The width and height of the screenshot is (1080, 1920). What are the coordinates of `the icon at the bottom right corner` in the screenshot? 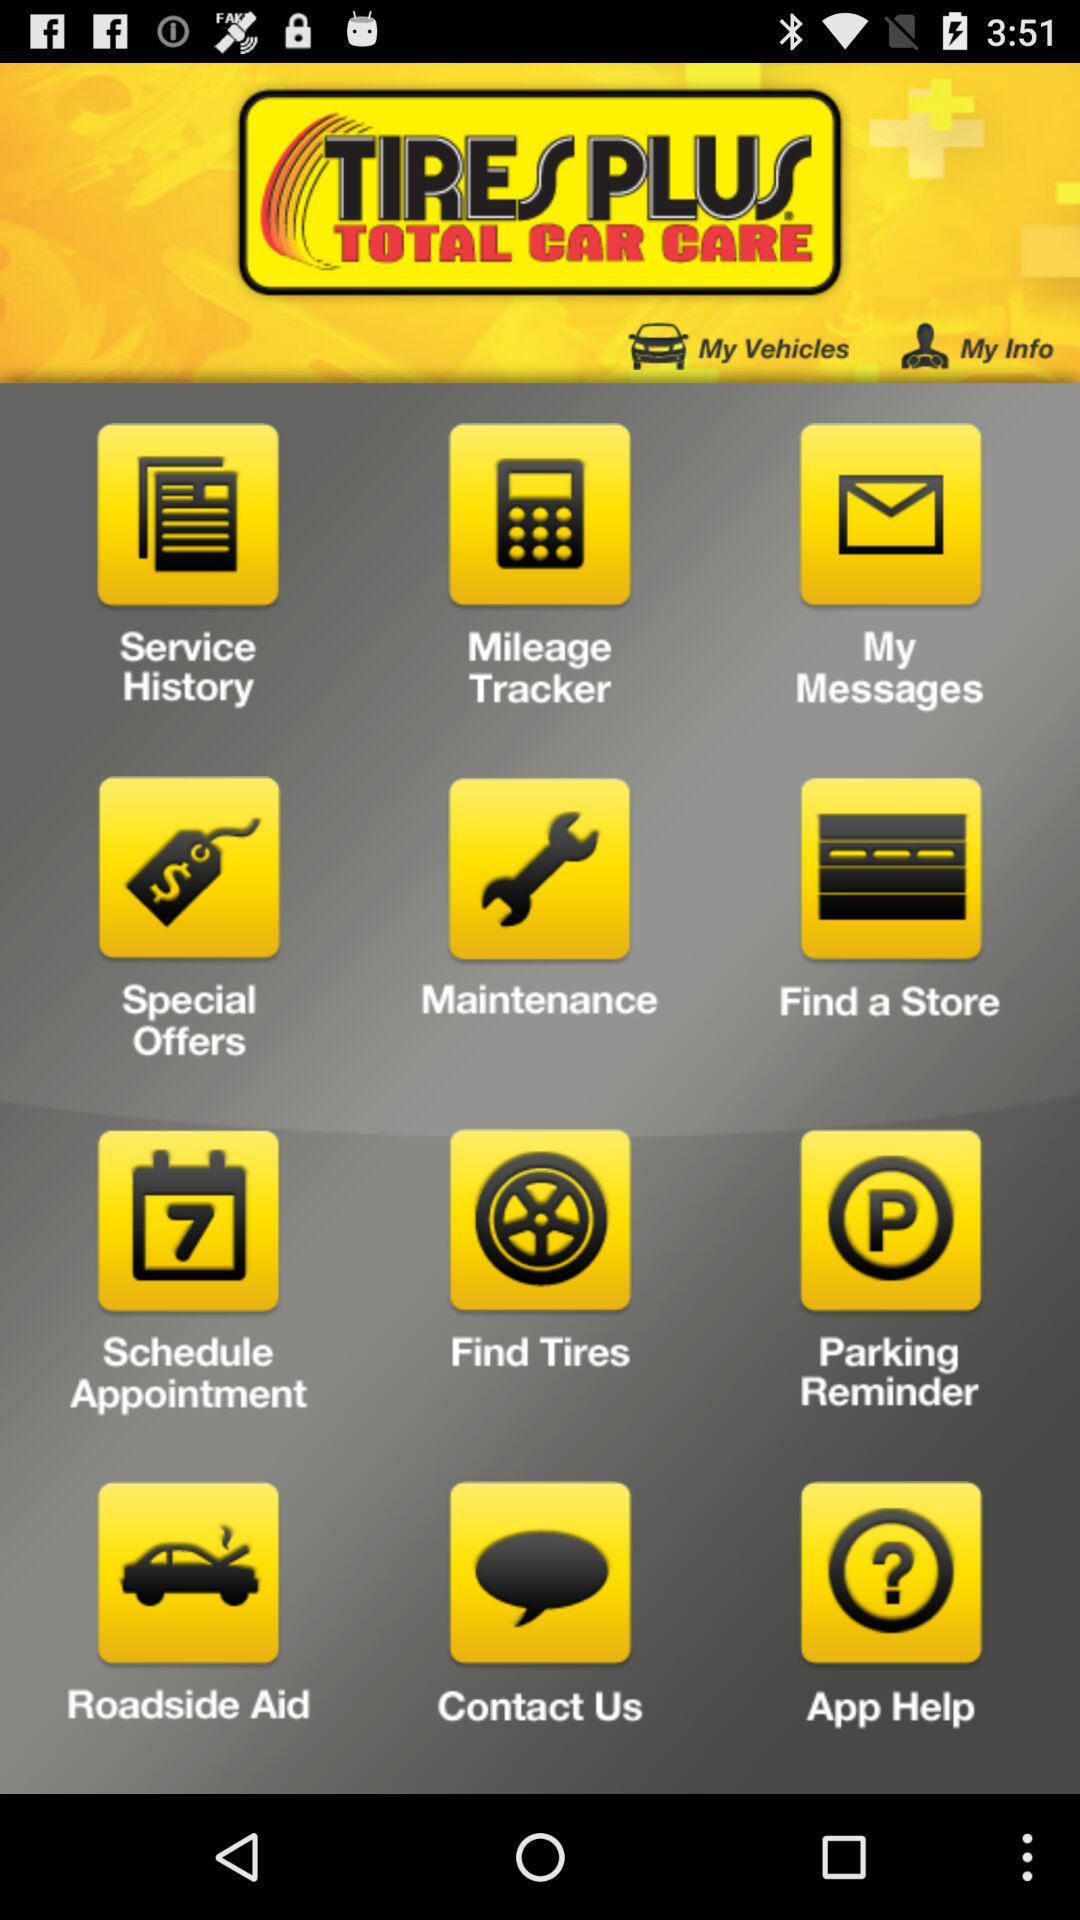 It's located at (890, 1630).